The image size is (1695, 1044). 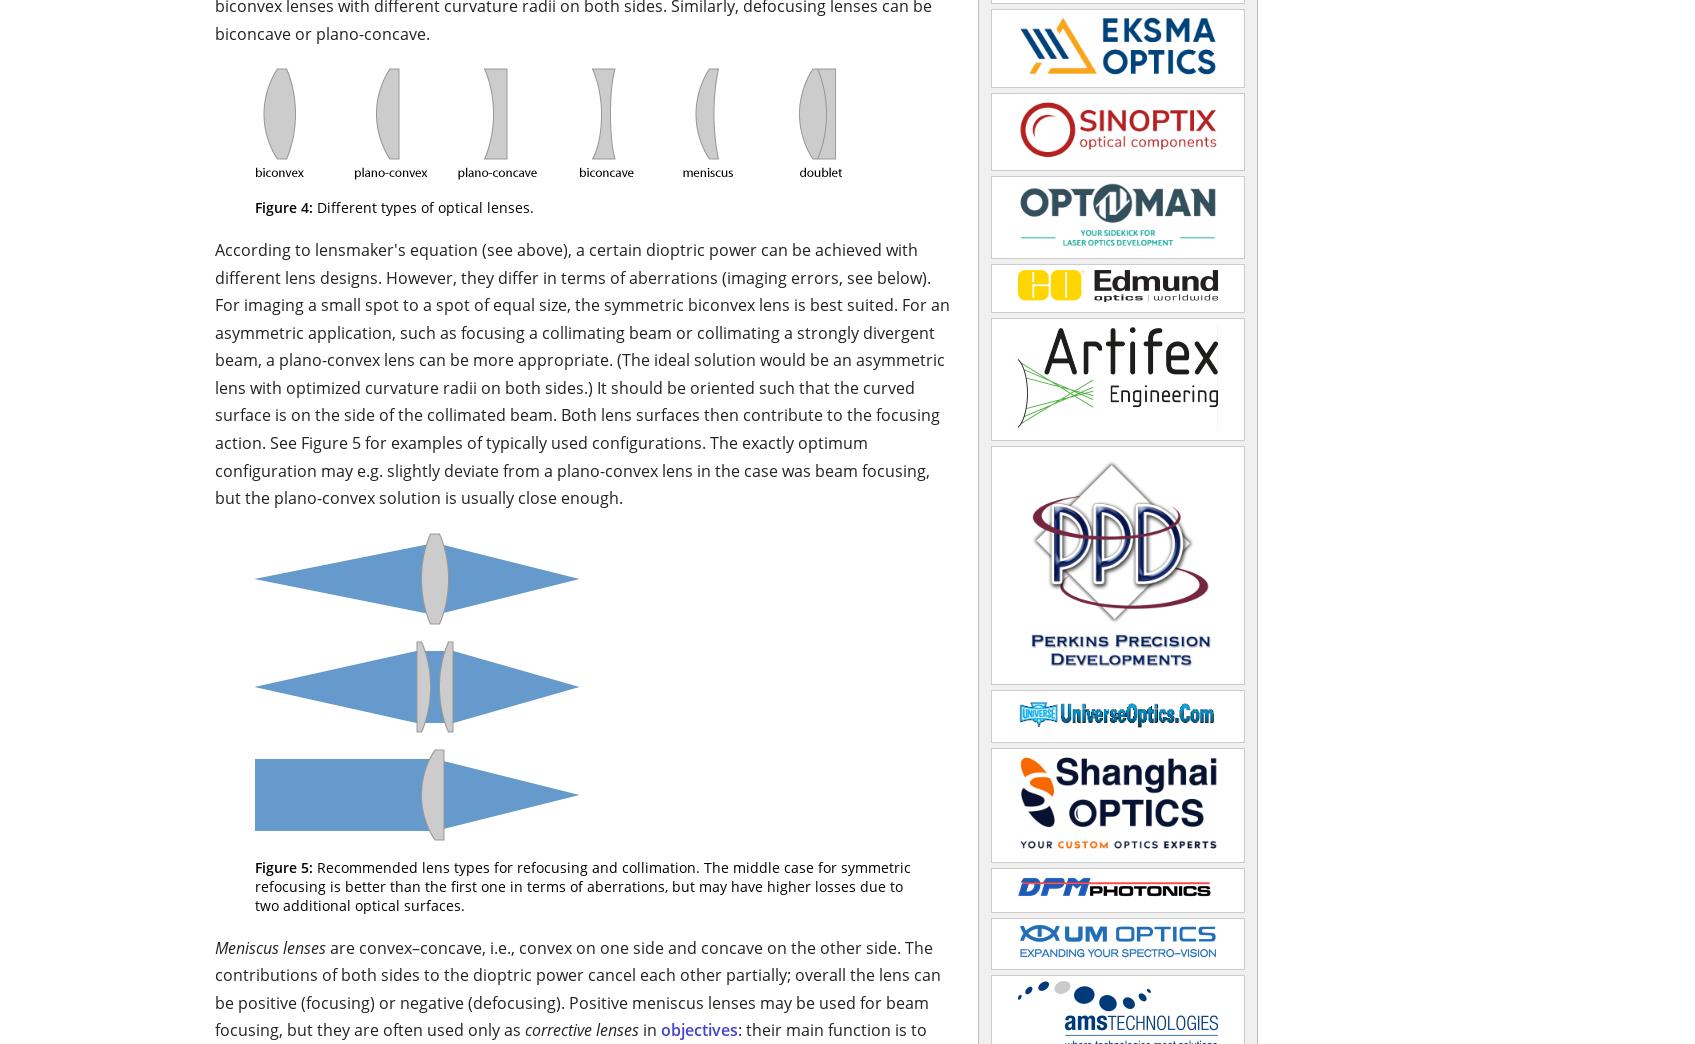 What do you see at coordinates (577, 988) in the screenshot?
I see `'are convex–concave, i.e., convex on one side and concave on the other side.
The contributions of both sides to the dioptric power cancel each other partially; overall the lens can be positive (focusing) or negative (defocusing). Positive meniscus lenses may be used for beam focusing, but they are often used only as'` at bounding box center [577, 988].